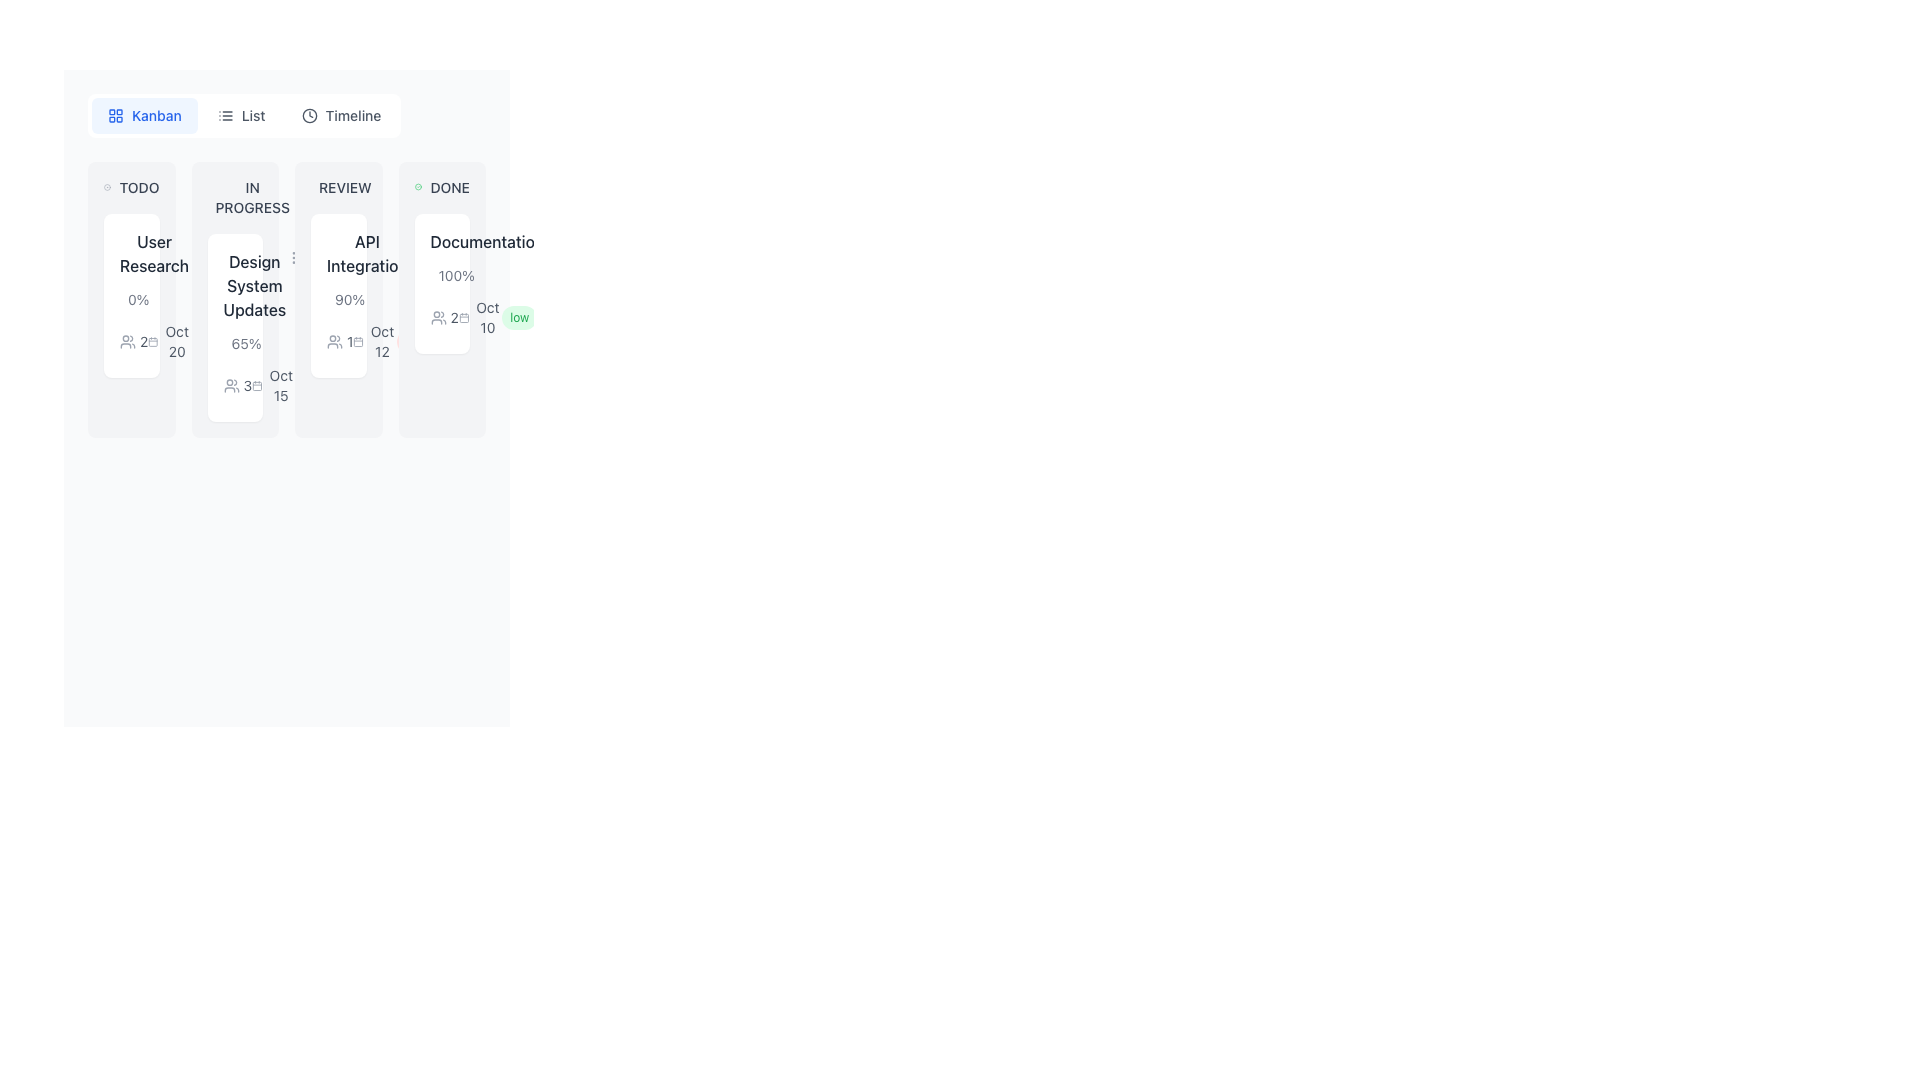 Image resolution: width=1920 pixels, height=1080 pixels. Describe the element at coordinates (441, 316) in the screenshot. I see `the icon indicating the number of people associated with the task in the 'Documentation' card located in the 'Done' column of the Kanban board` at that location.